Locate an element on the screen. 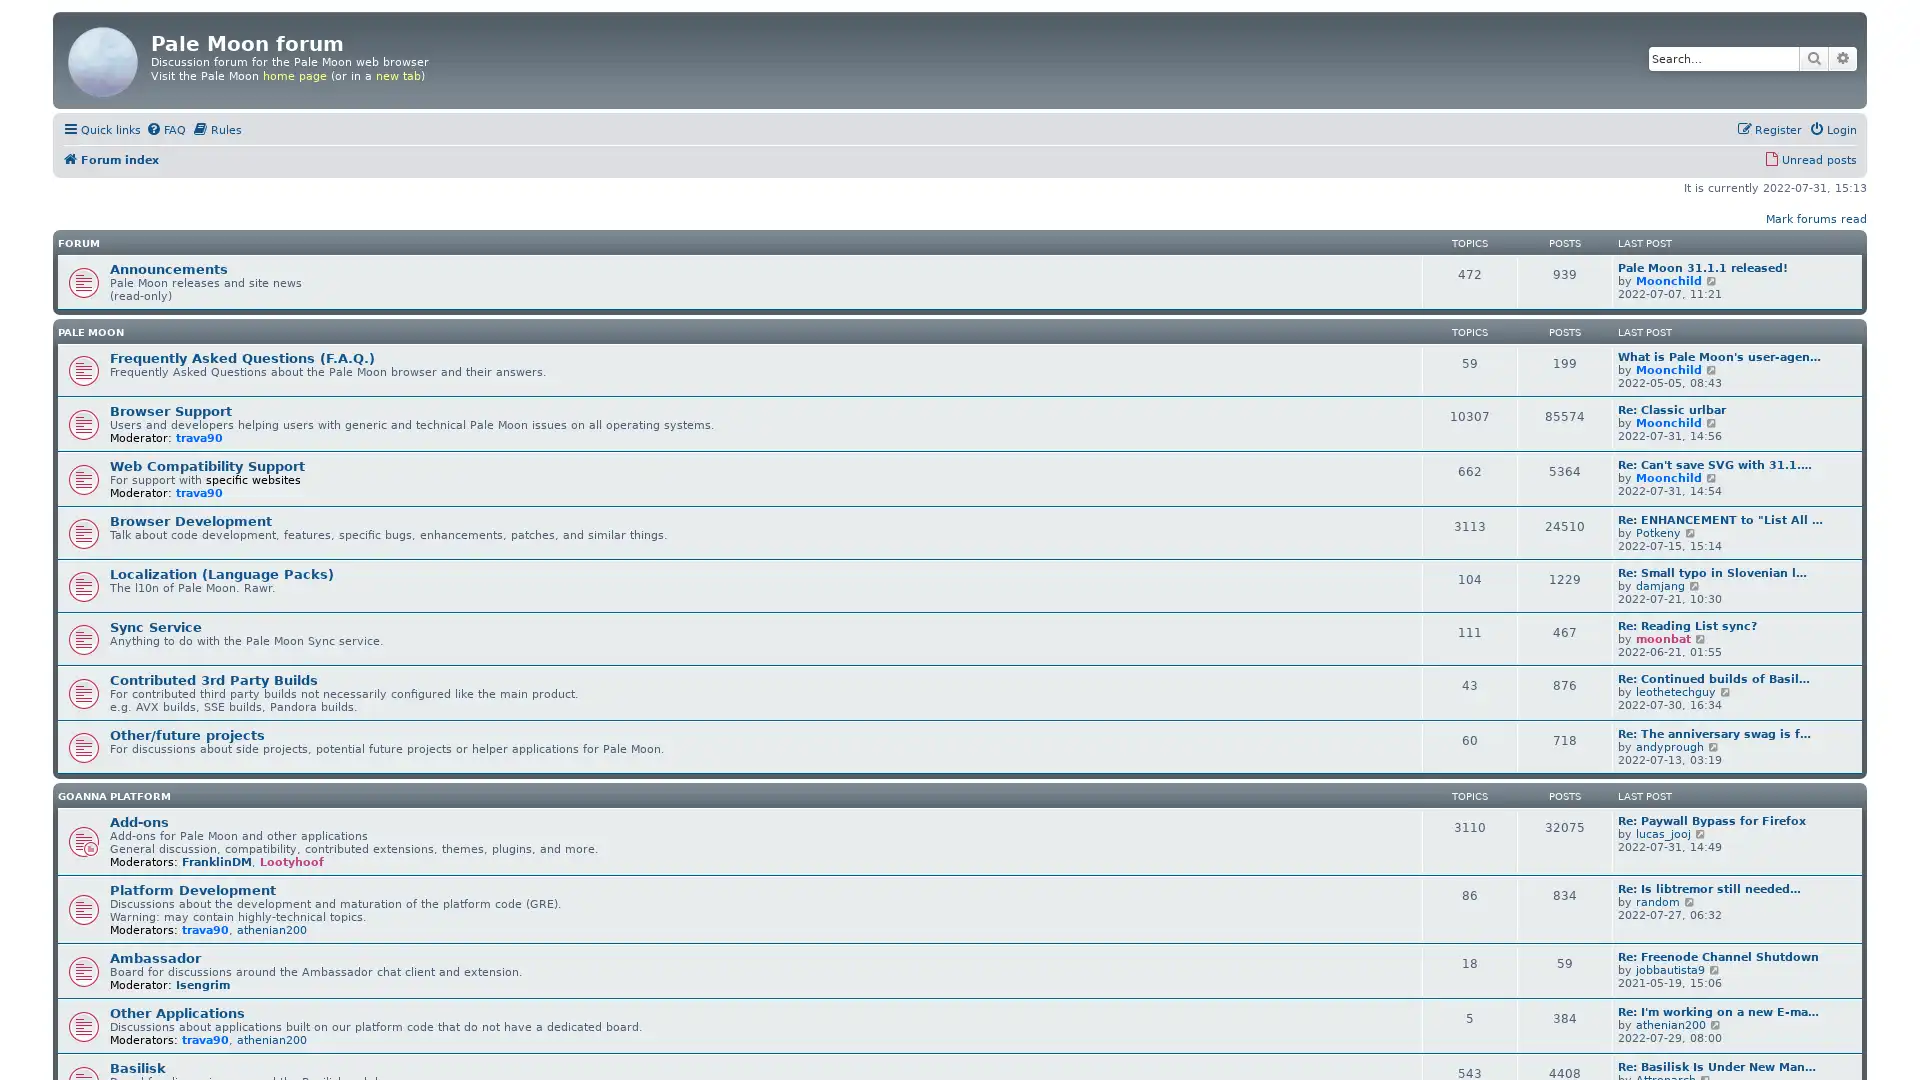 The image size is (1920, 1080). Search is located at coordinates (1814, 57).